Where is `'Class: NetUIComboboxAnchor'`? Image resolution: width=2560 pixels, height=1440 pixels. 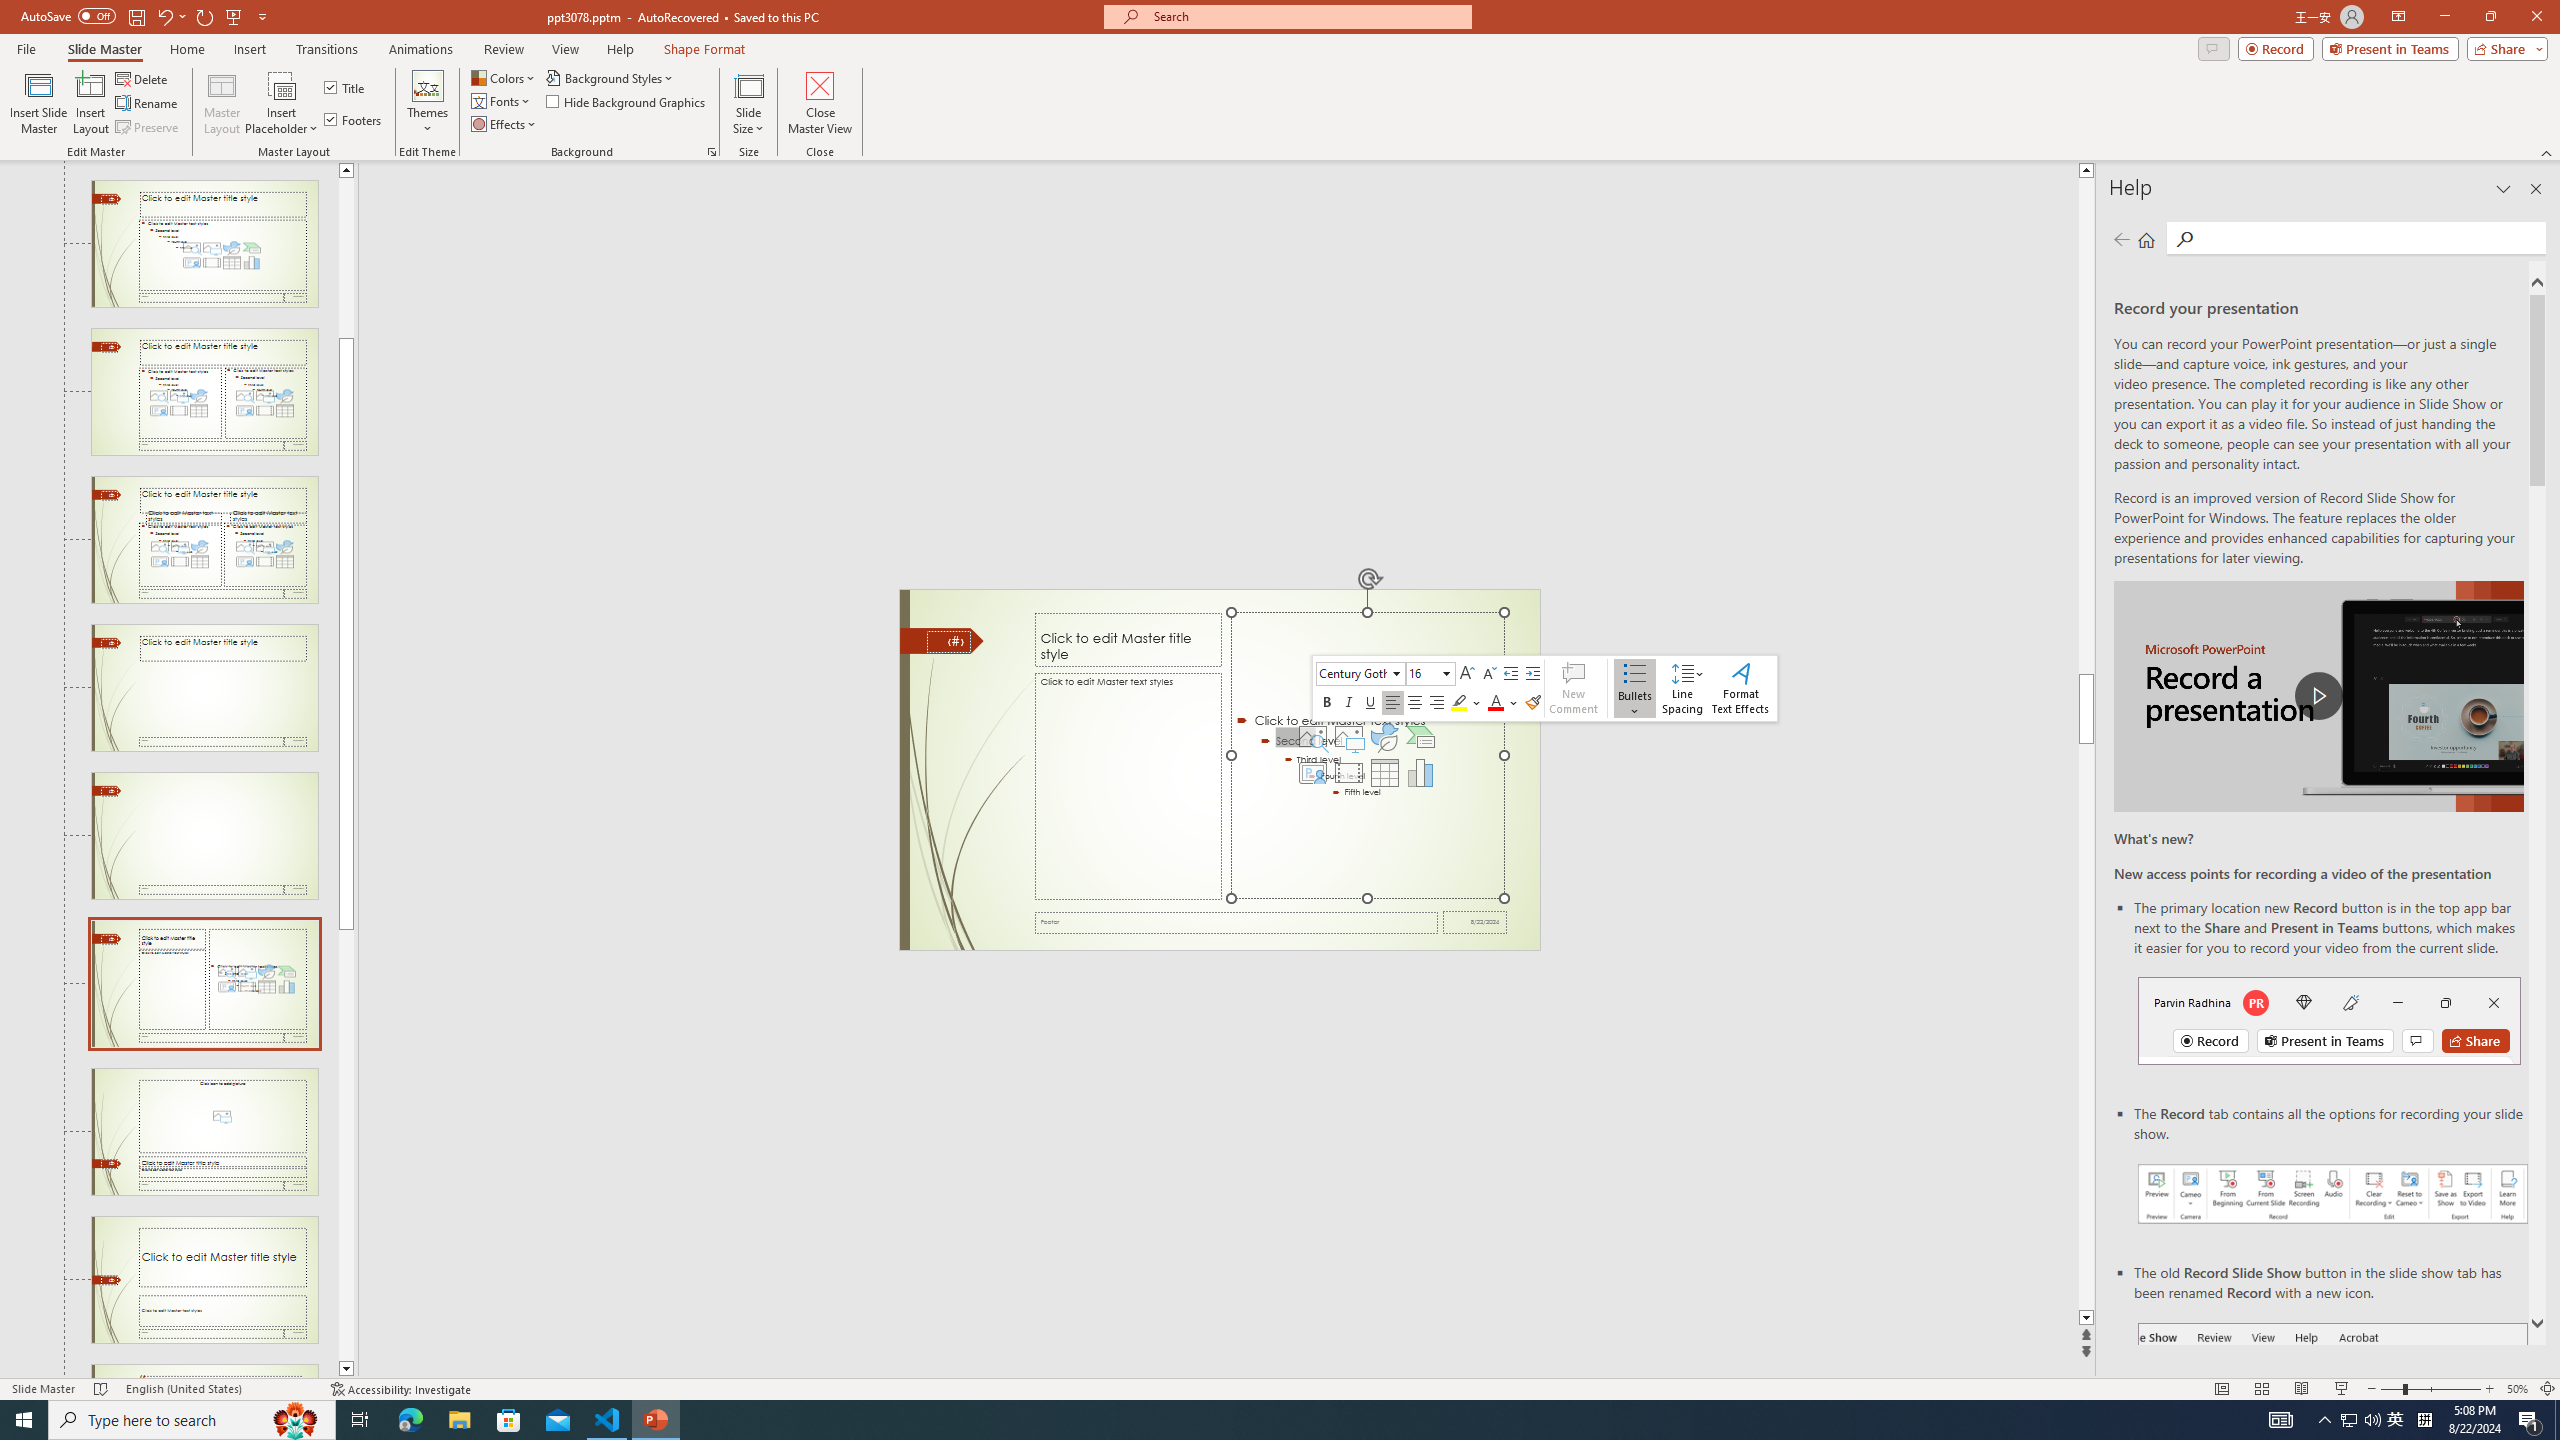 'Class: NetUIComboboxAnchor' is located at coordinates (1430, 673).